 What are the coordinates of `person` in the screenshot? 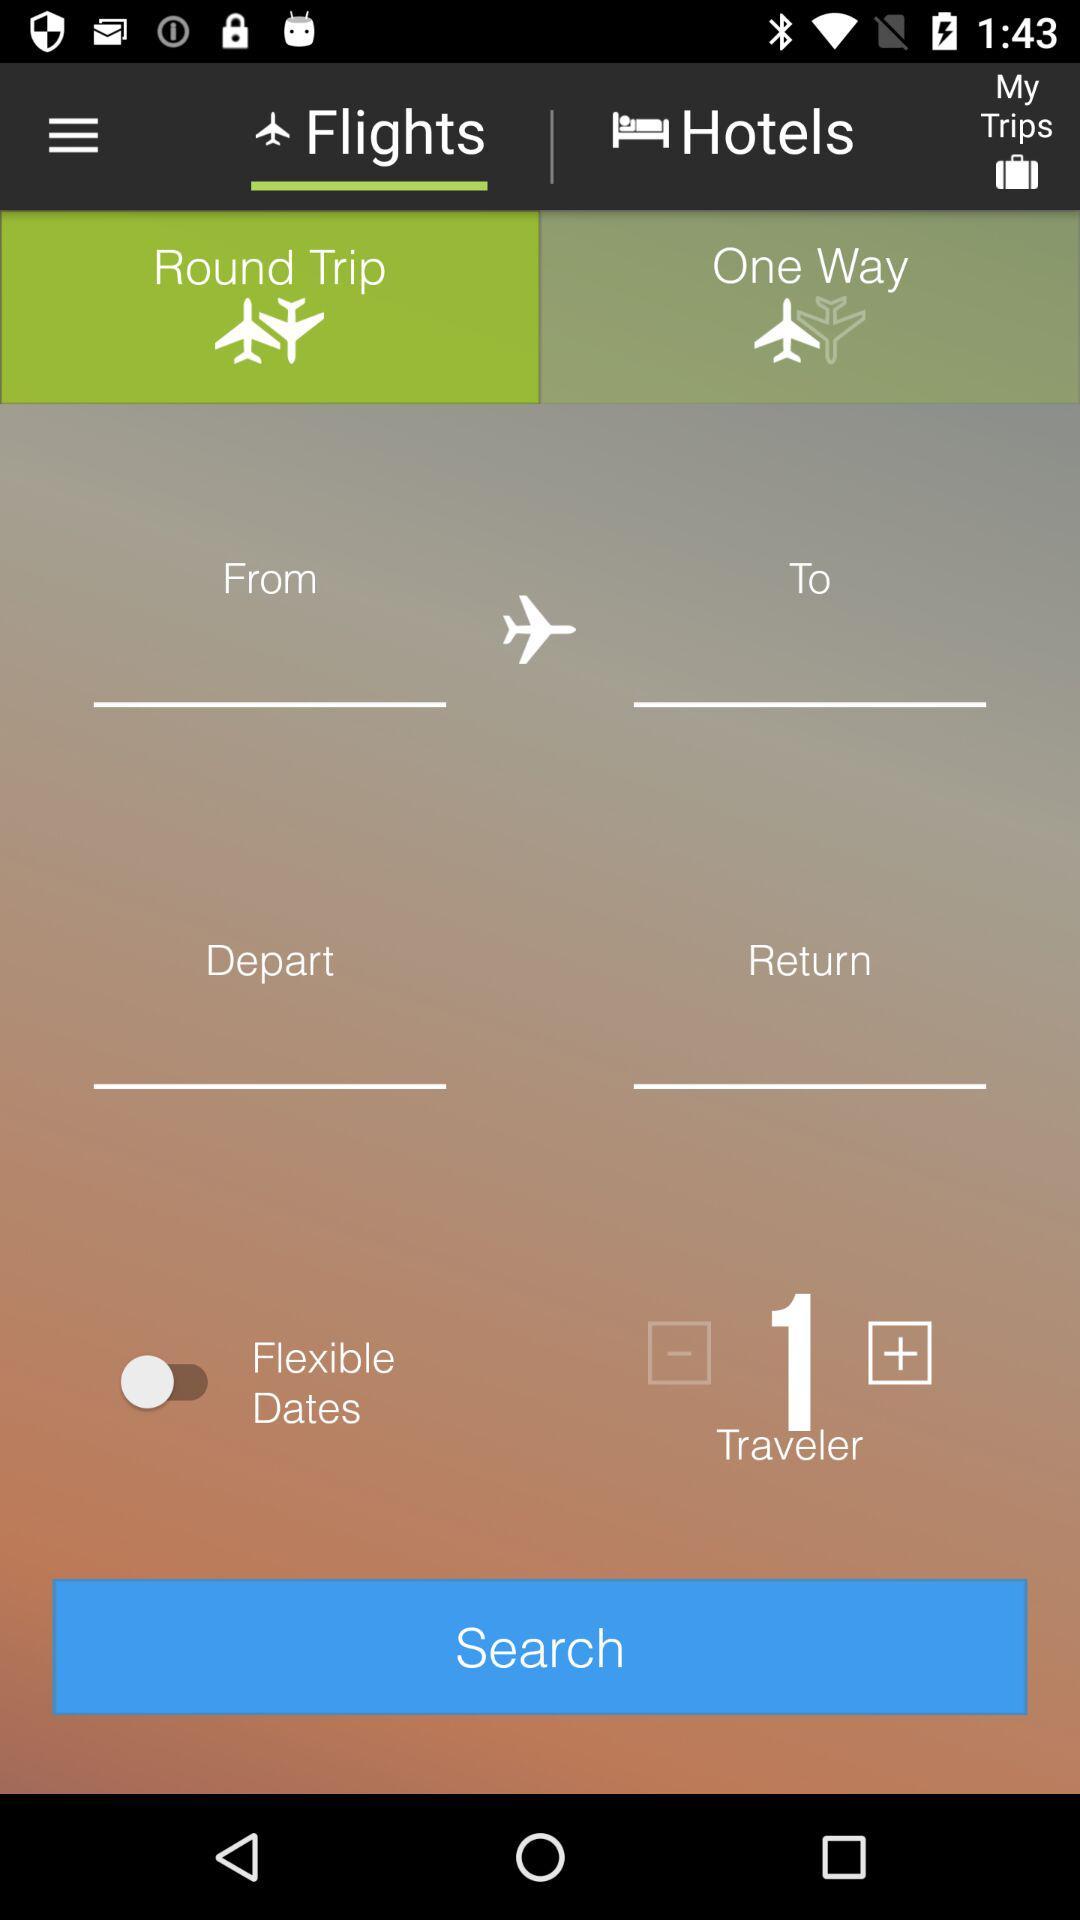 It's located at (898, 1353).